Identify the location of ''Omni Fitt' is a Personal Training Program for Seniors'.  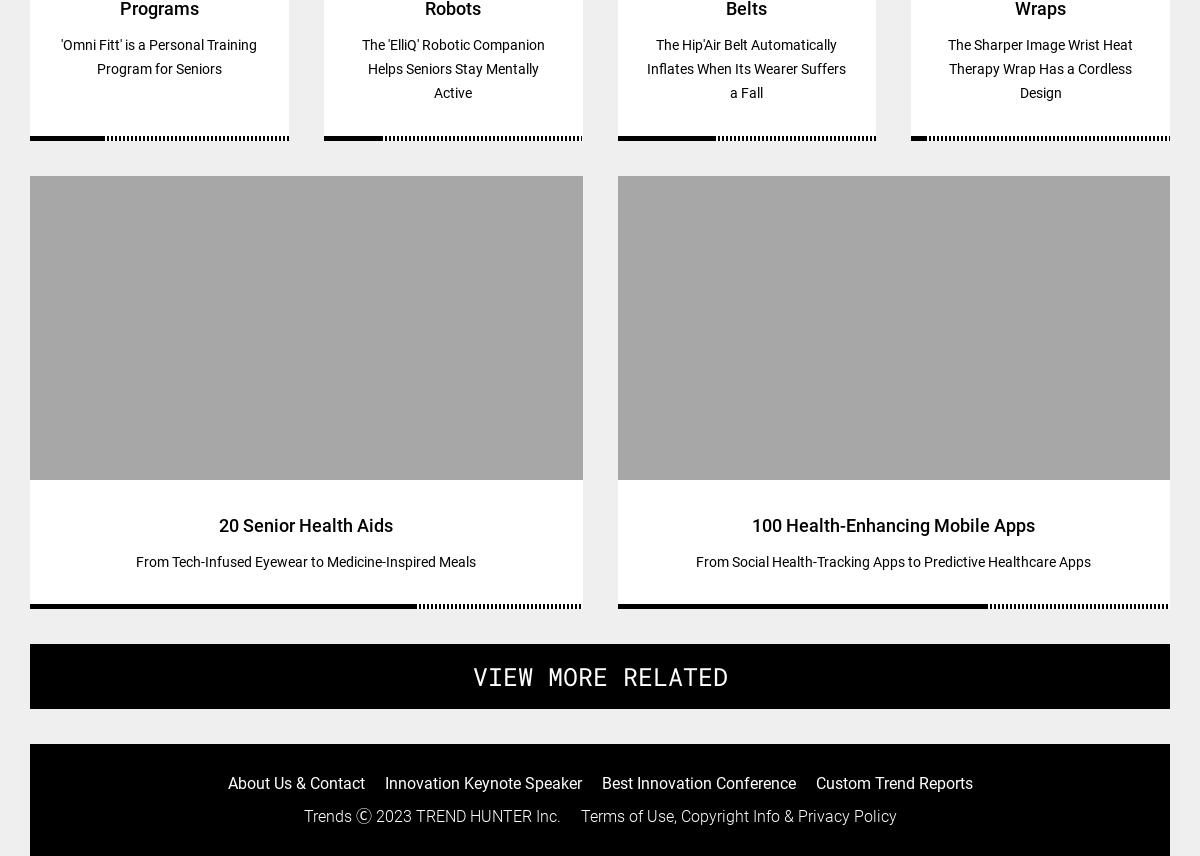
(158, 56).